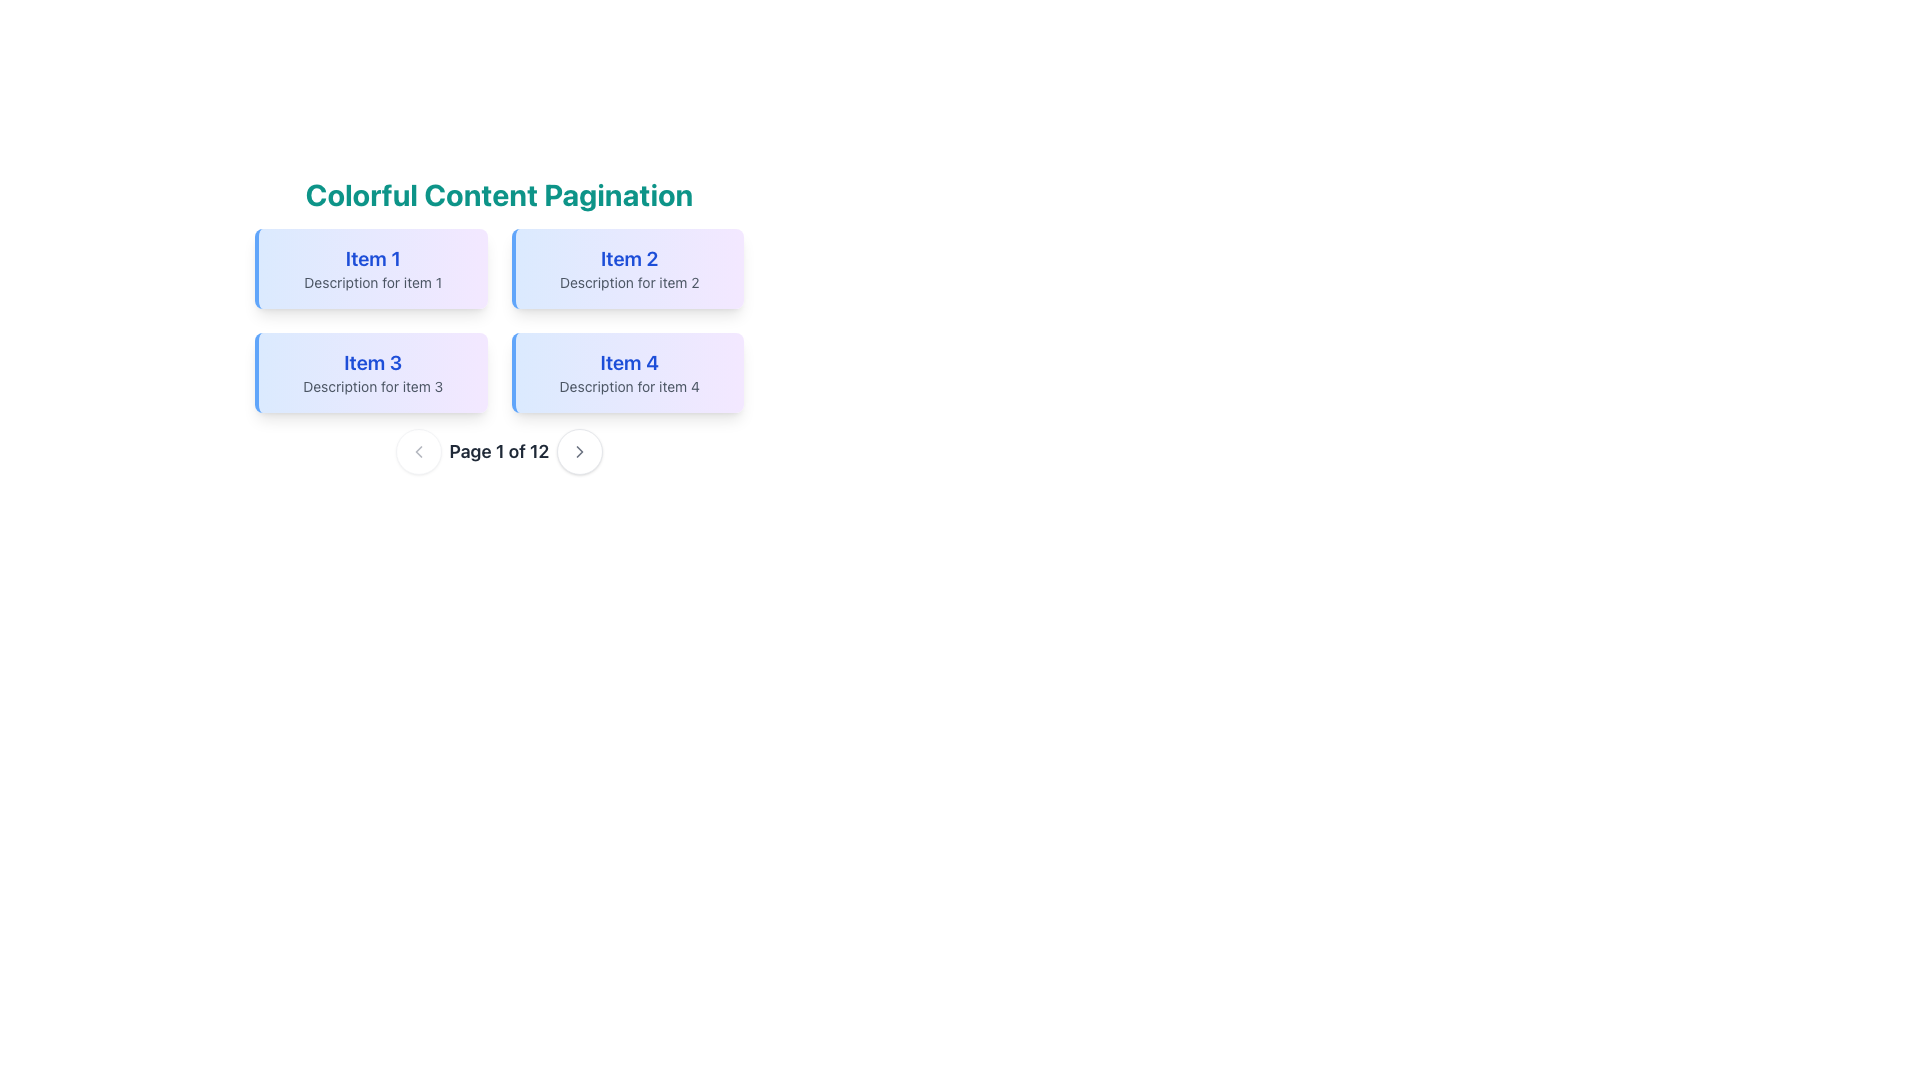  I want to click on the Card component located in the first row, second column of the grid layout, which displays grouped information including a title and description, so click(626, 268).